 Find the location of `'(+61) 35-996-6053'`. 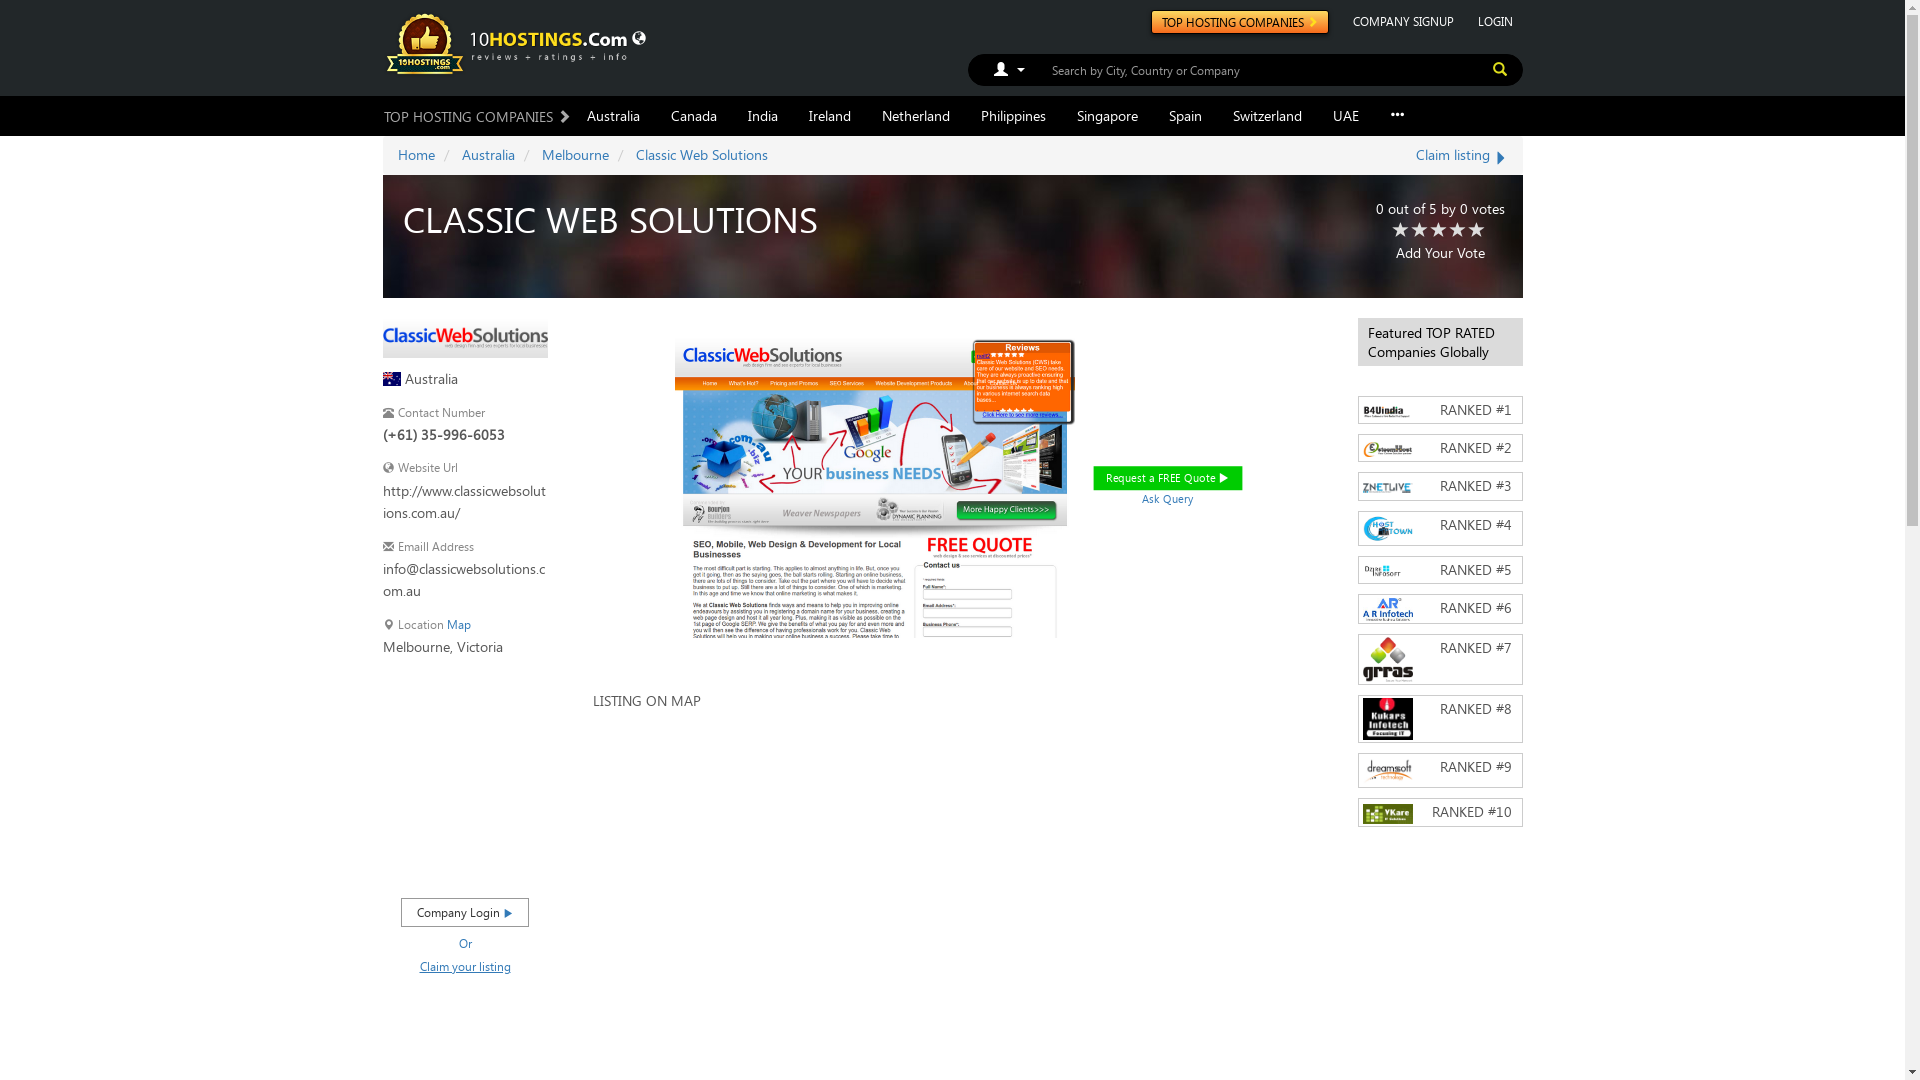

'(+61) 35-996-6053' is located at coordinates (382, 434).